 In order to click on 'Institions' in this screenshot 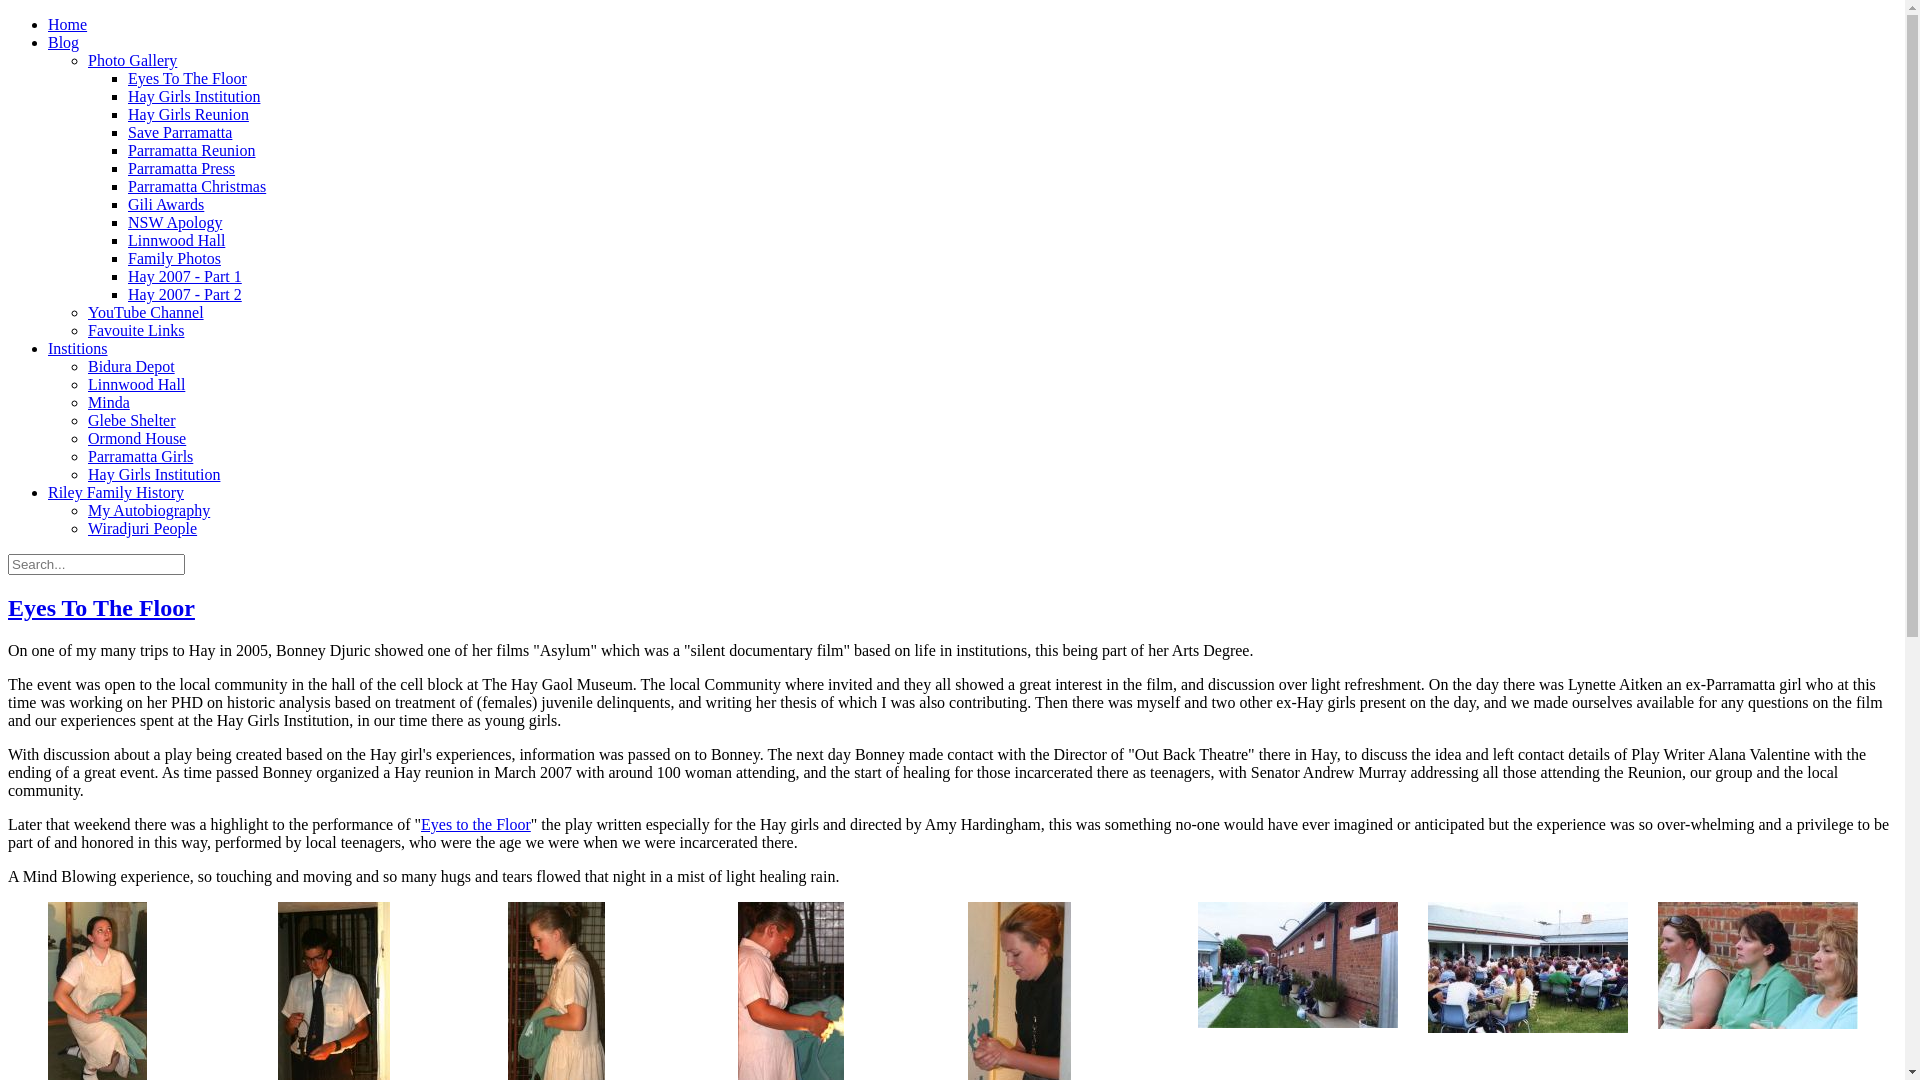, I will do `click(77, 347)`.